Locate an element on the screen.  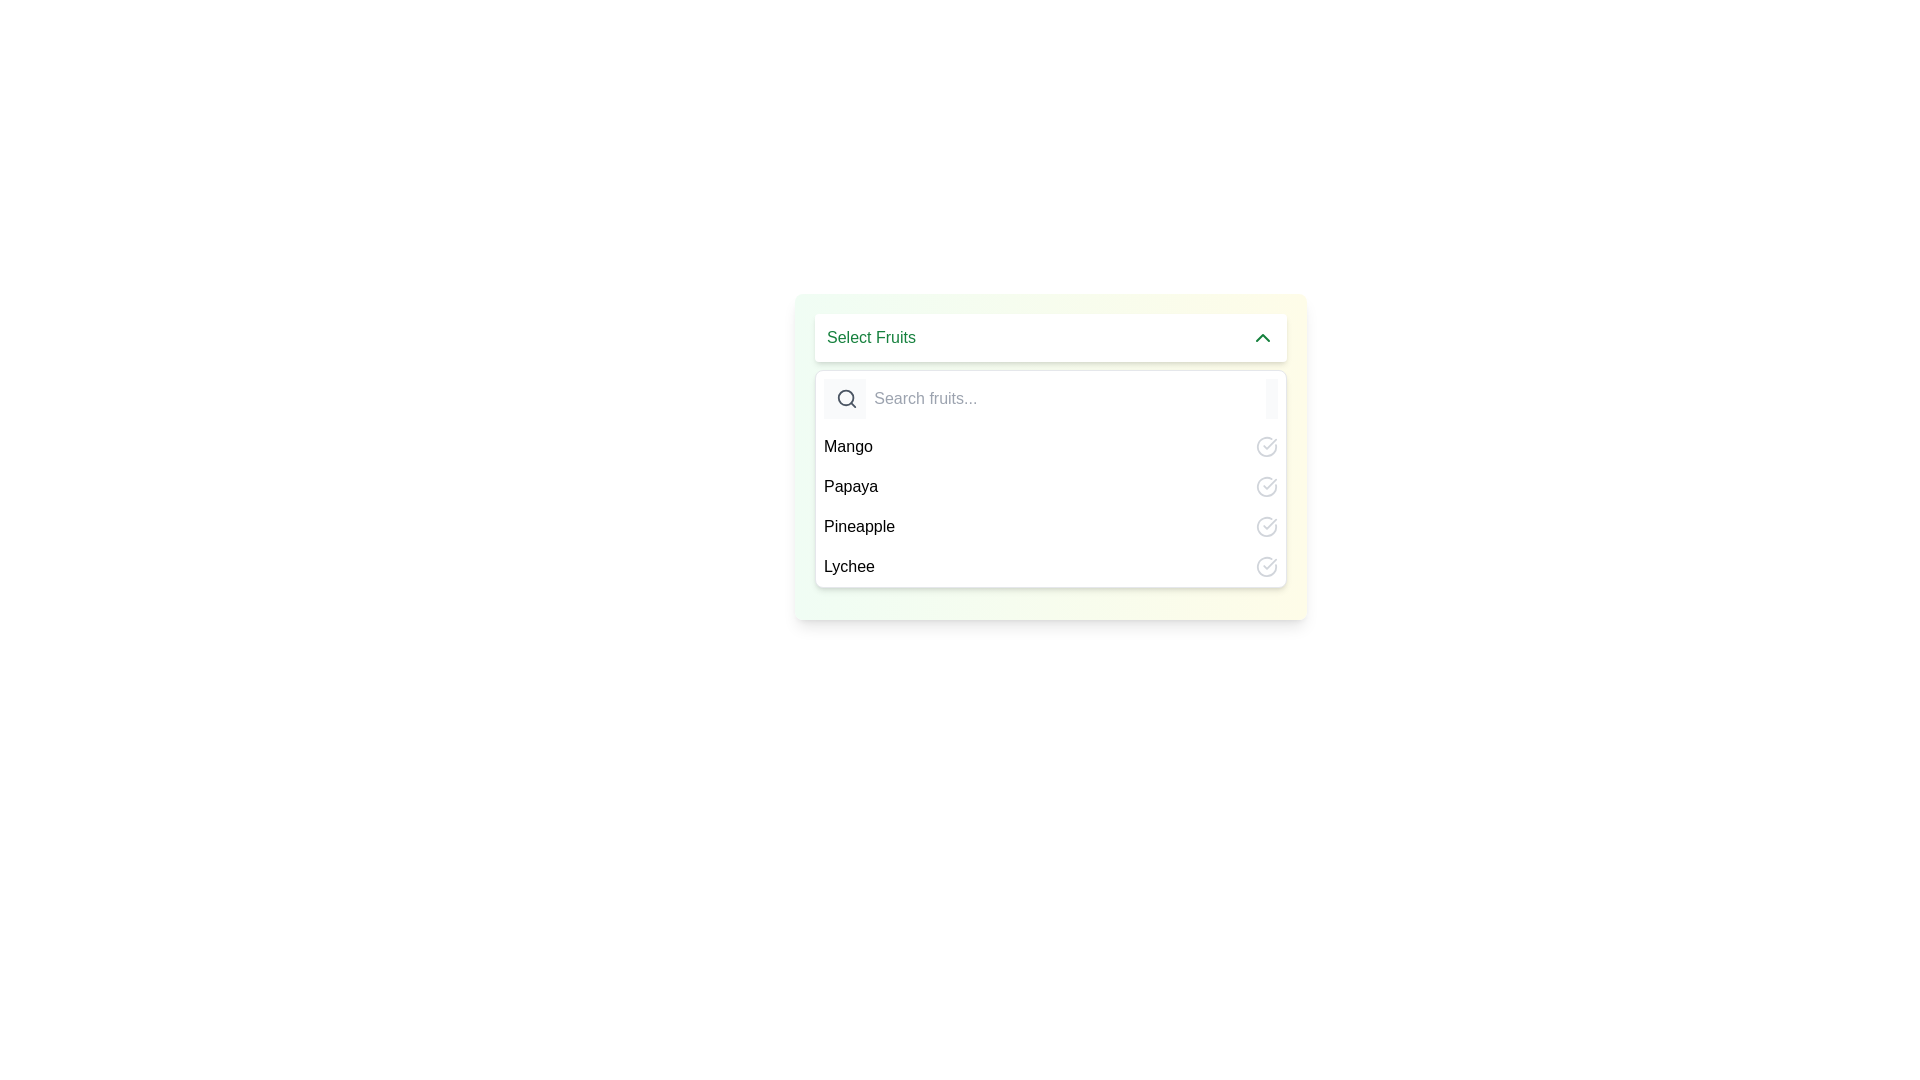
the second selectable item in the dropdown list labeled 'Papaya' is located at coordinates (1050, 486).